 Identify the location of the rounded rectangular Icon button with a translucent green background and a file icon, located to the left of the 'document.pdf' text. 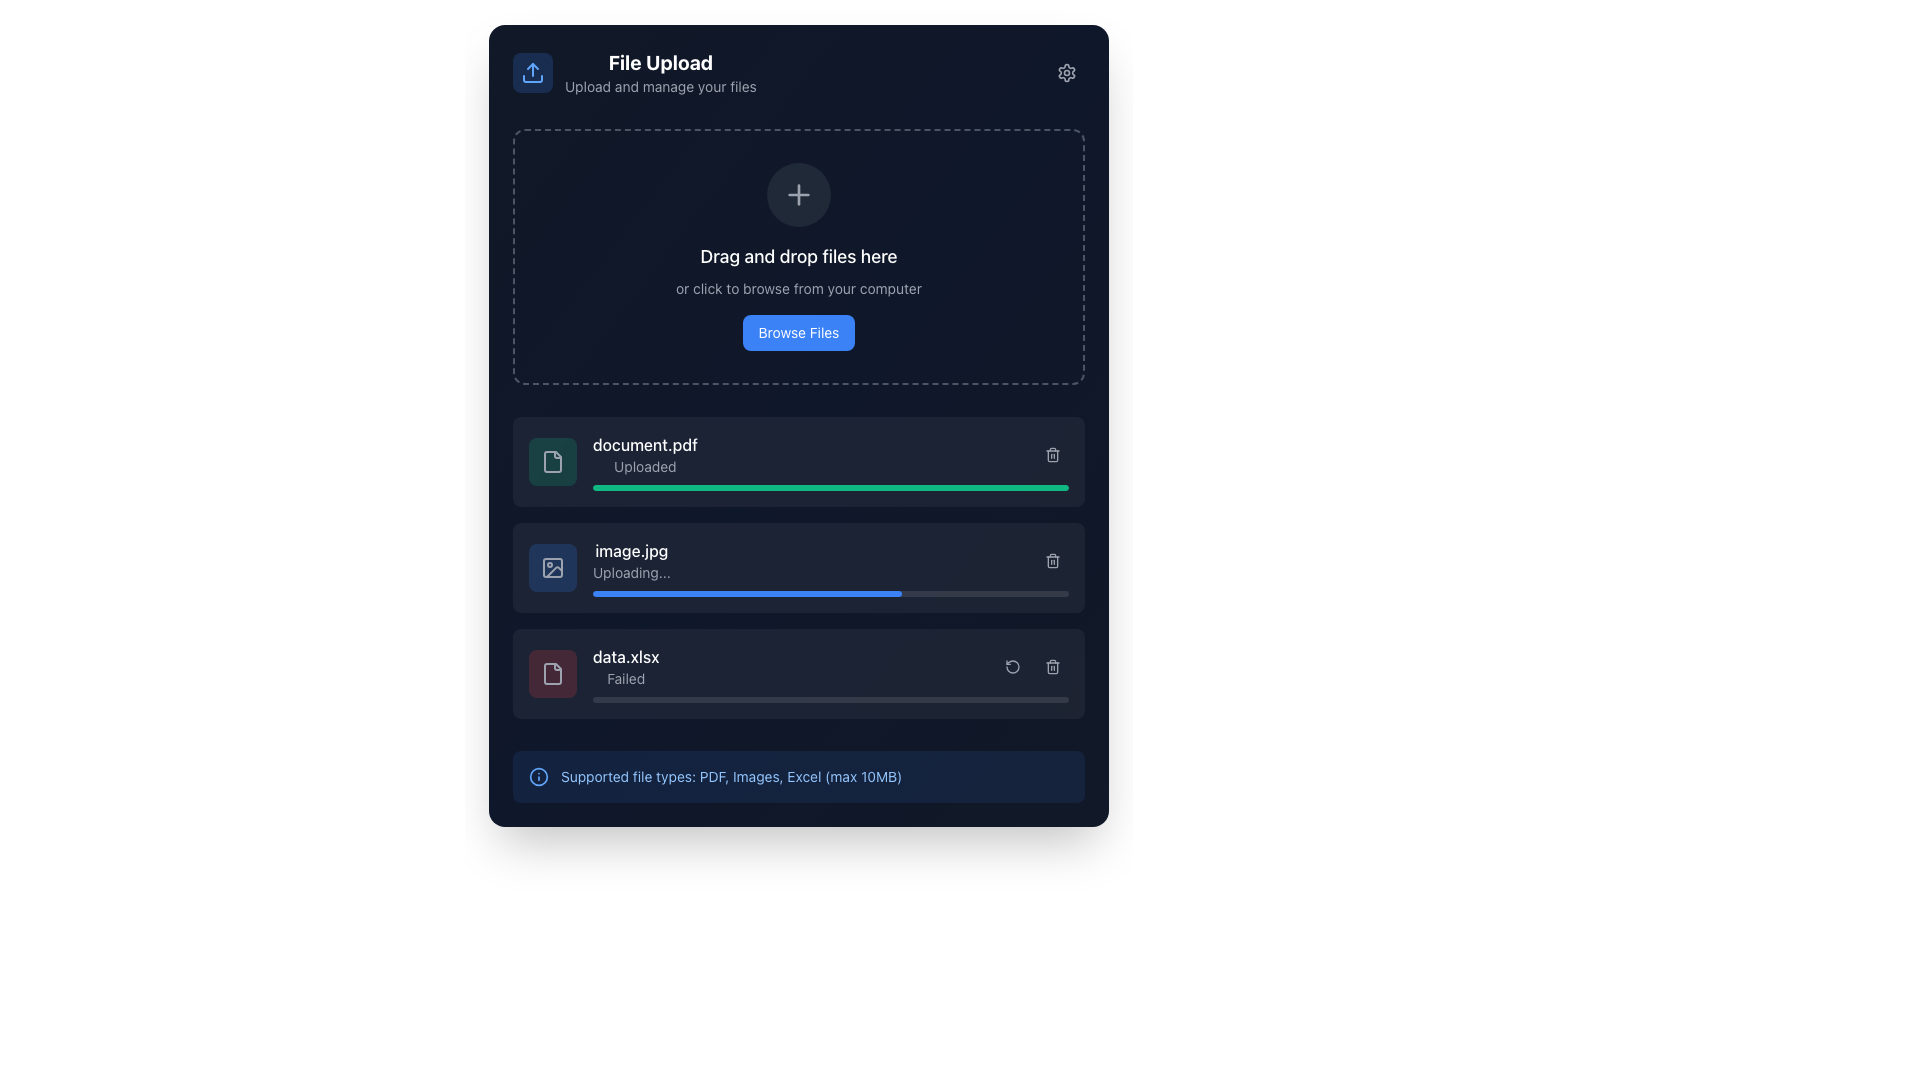
(552, 462).